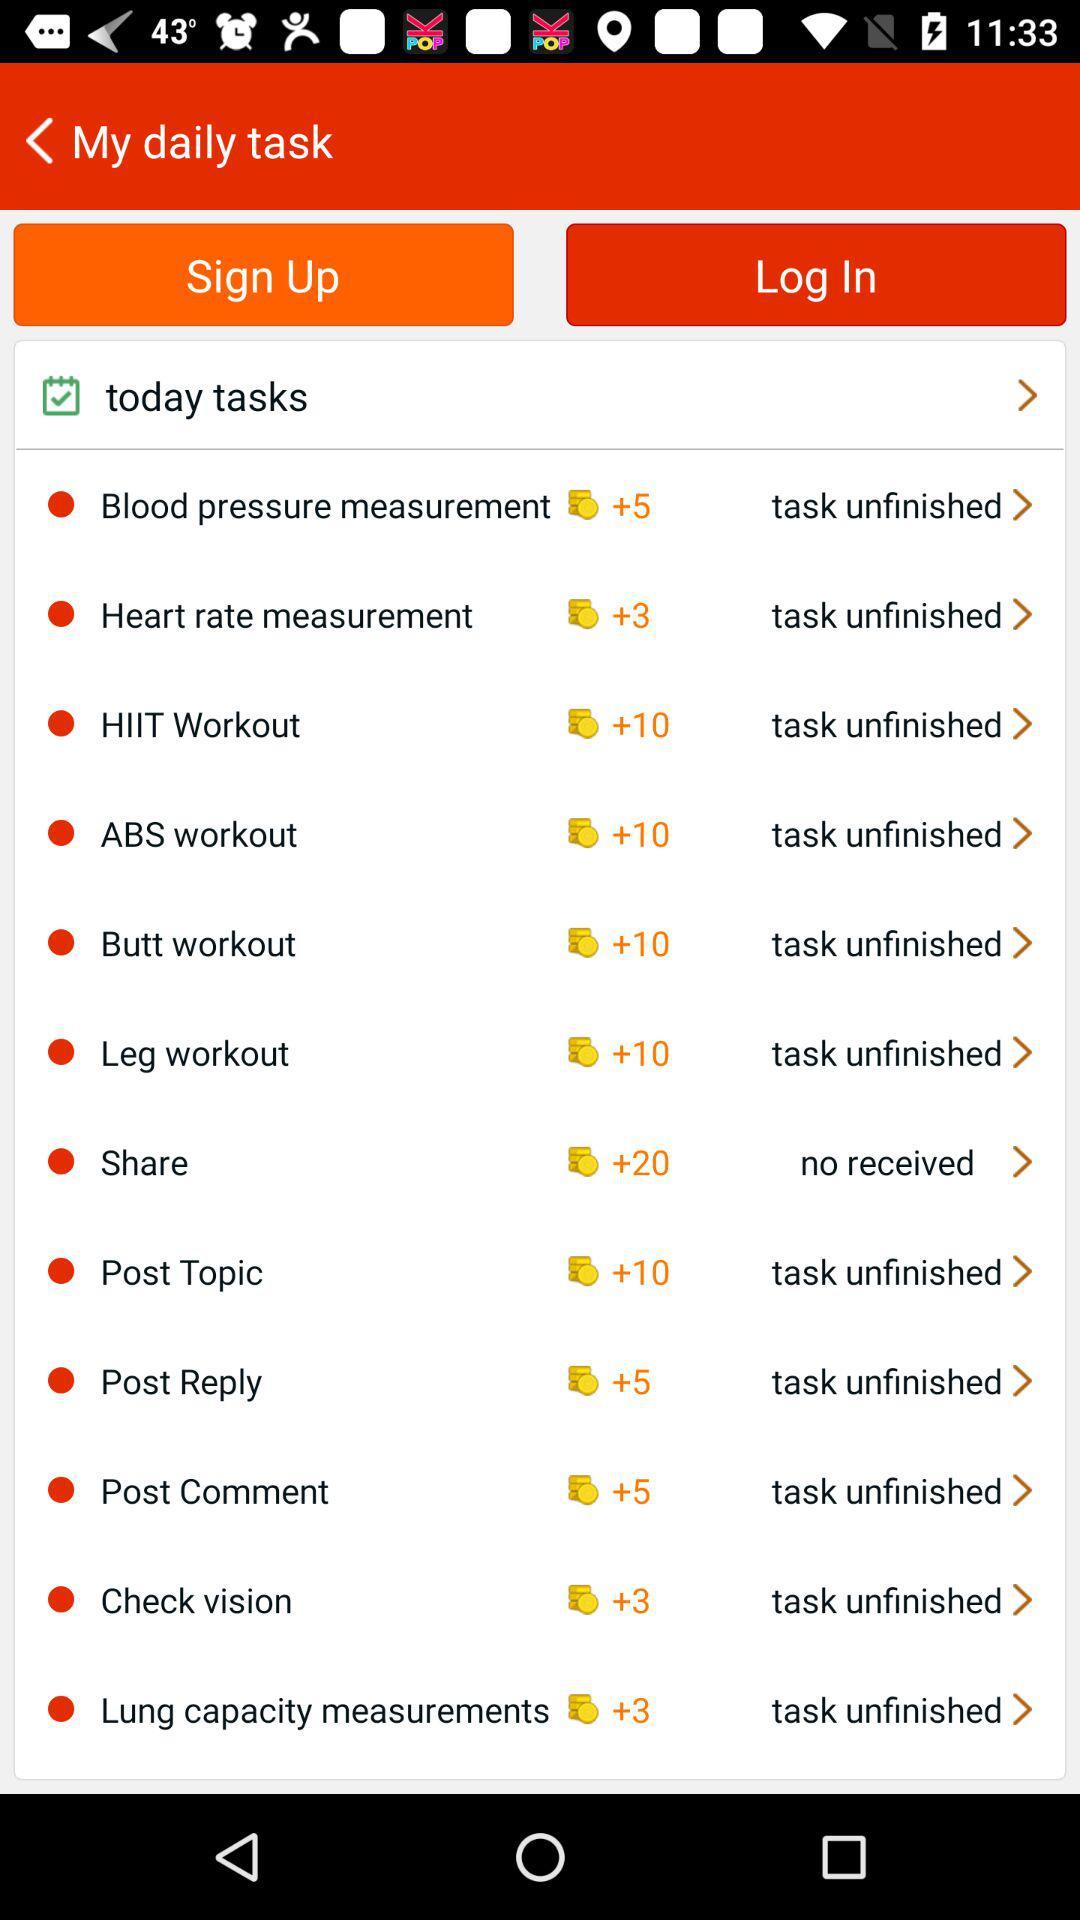 The image size is (1080, 1920). I want to click on choose abs workout, so click(60, 832).